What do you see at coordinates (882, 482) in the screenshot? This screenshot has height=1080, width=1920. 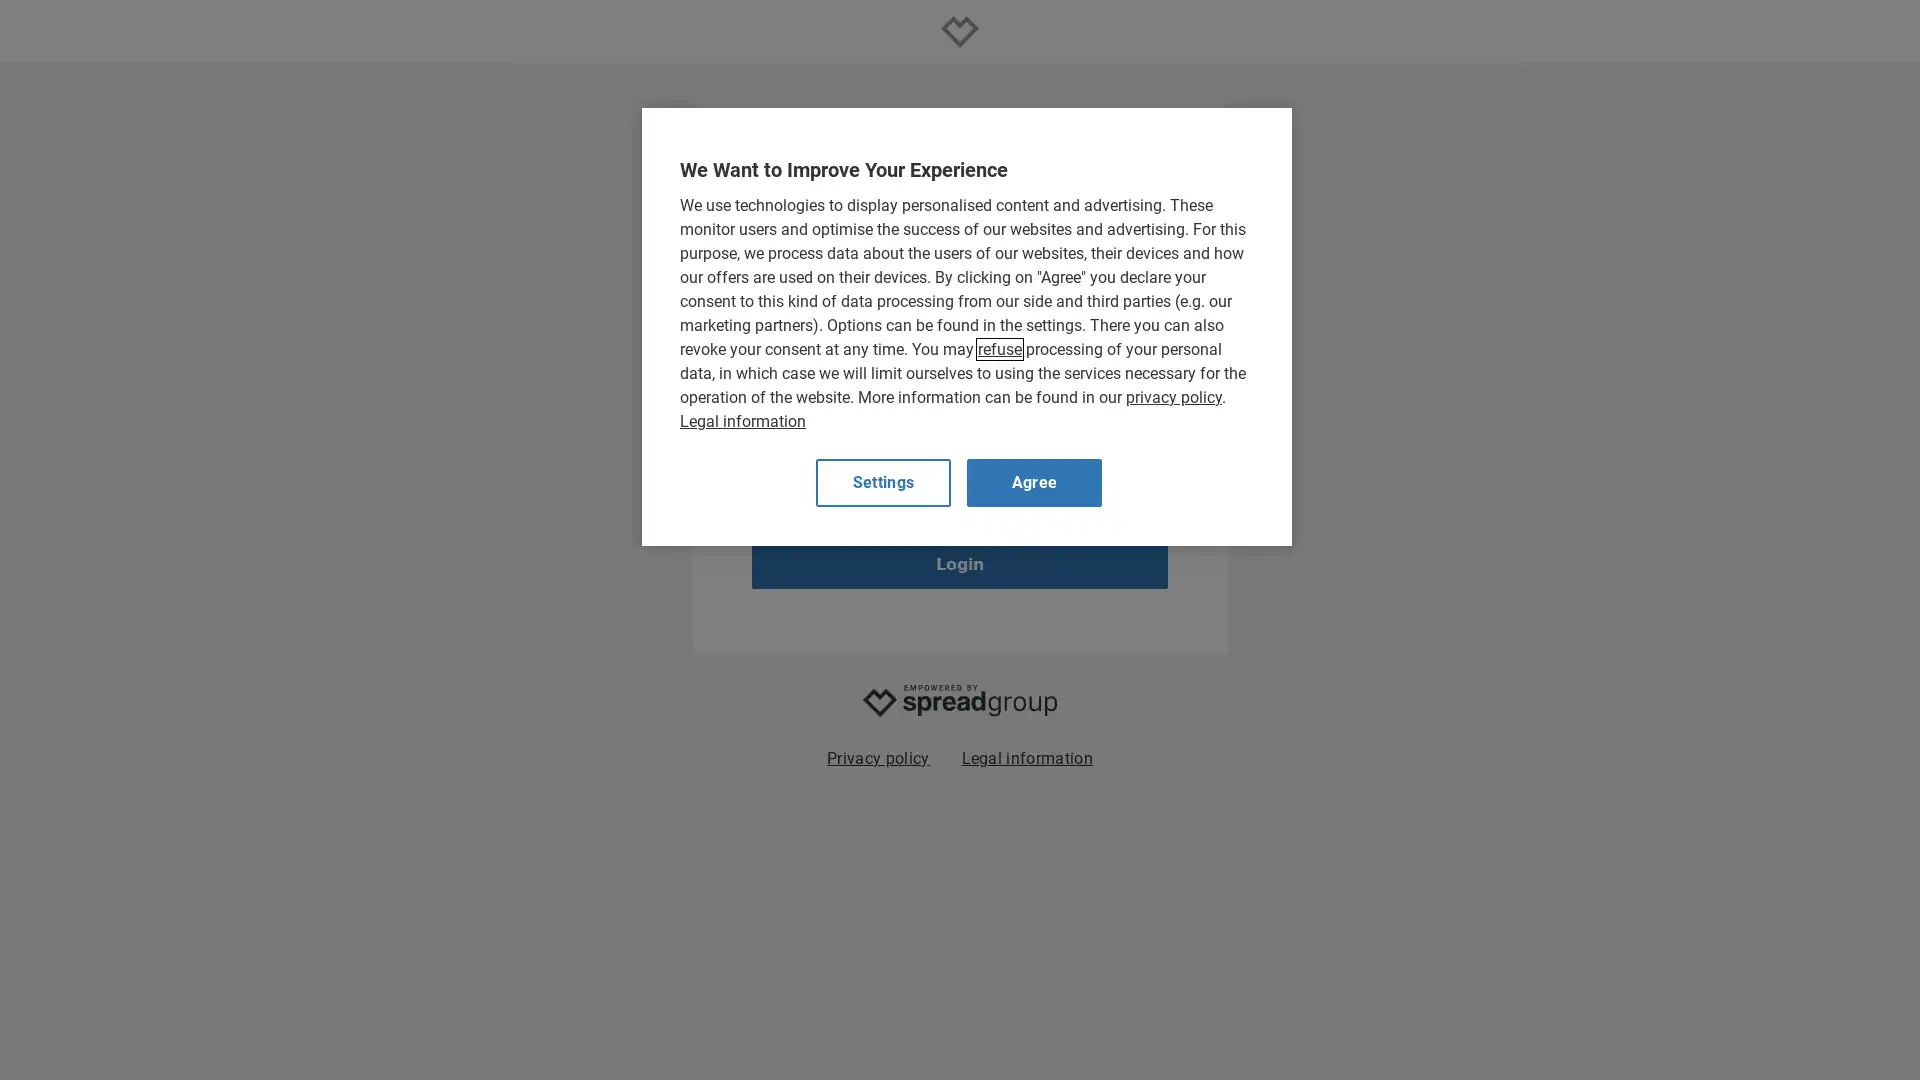 I see `Settings` at bounding box center [882, 482].